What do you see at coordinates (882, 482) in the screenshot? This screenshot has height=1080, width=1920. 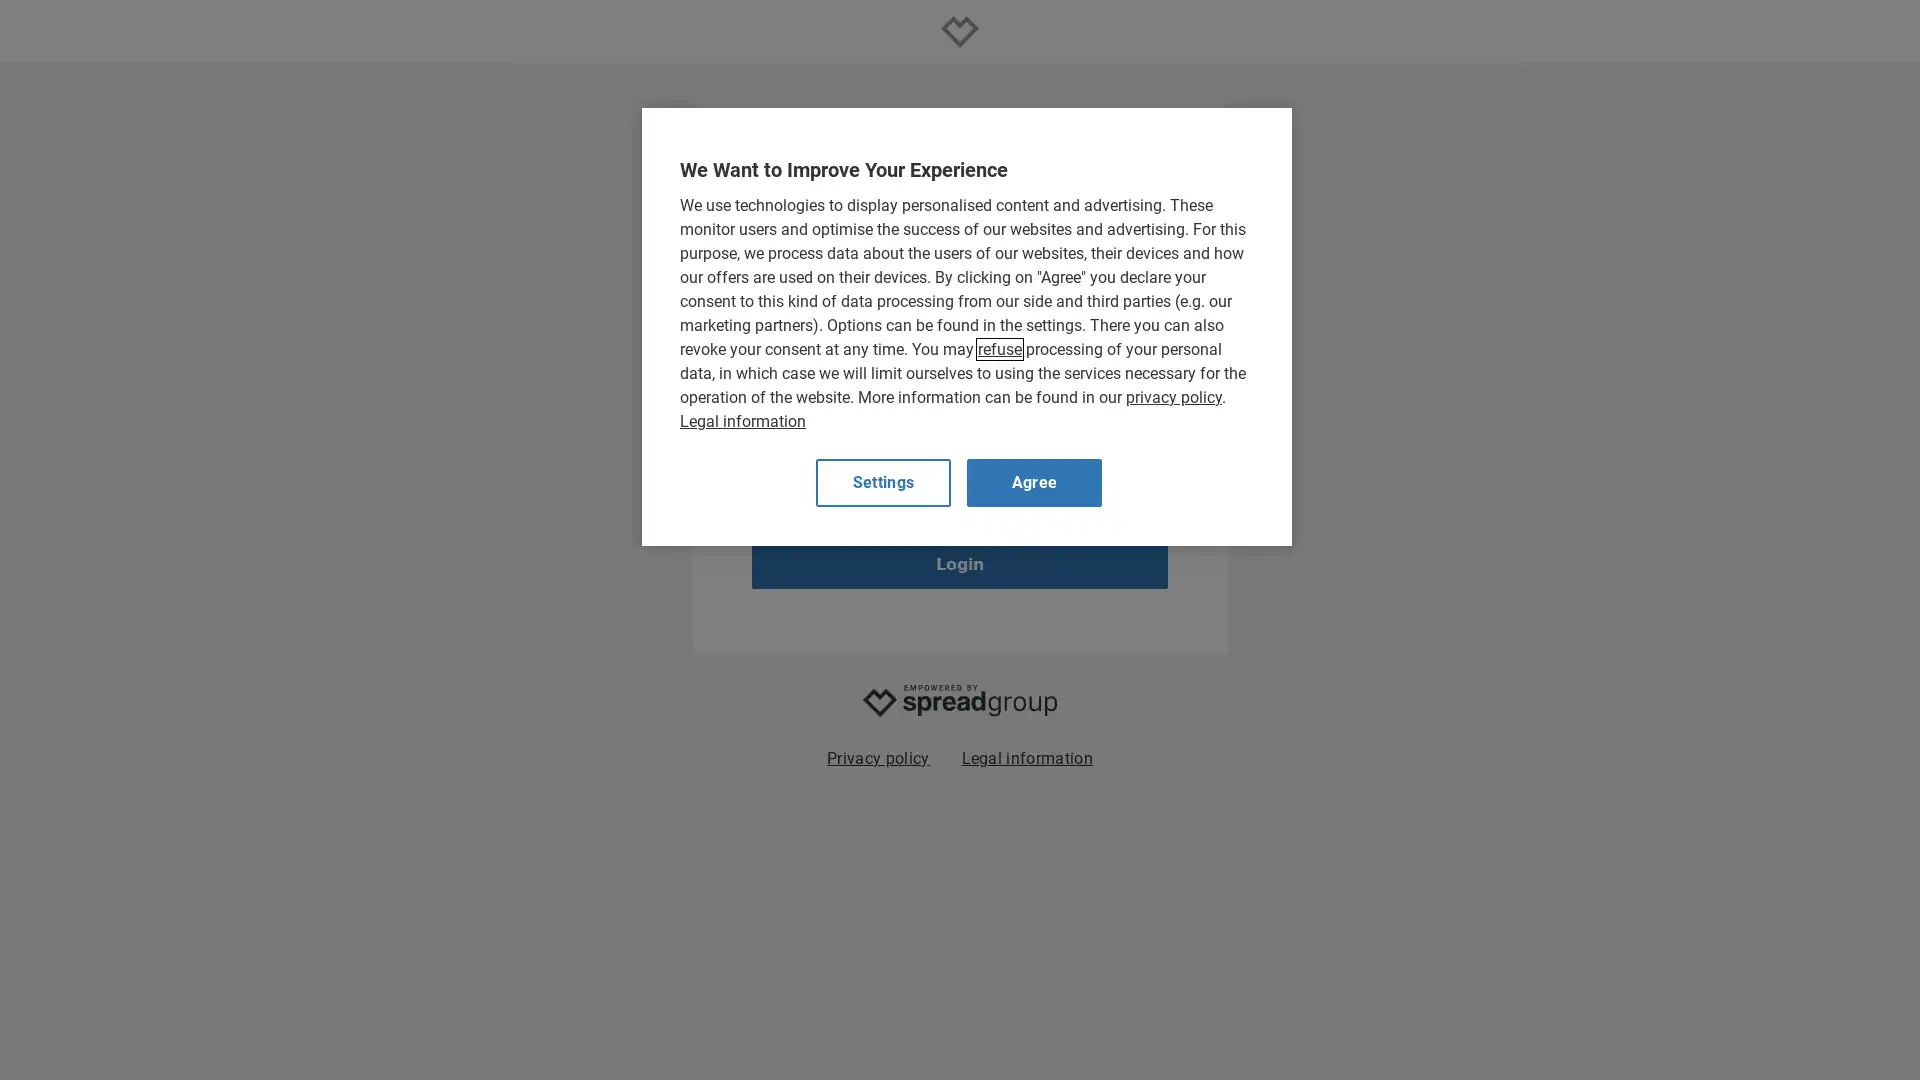 I see `Settings` at bounding box center [882, 482].